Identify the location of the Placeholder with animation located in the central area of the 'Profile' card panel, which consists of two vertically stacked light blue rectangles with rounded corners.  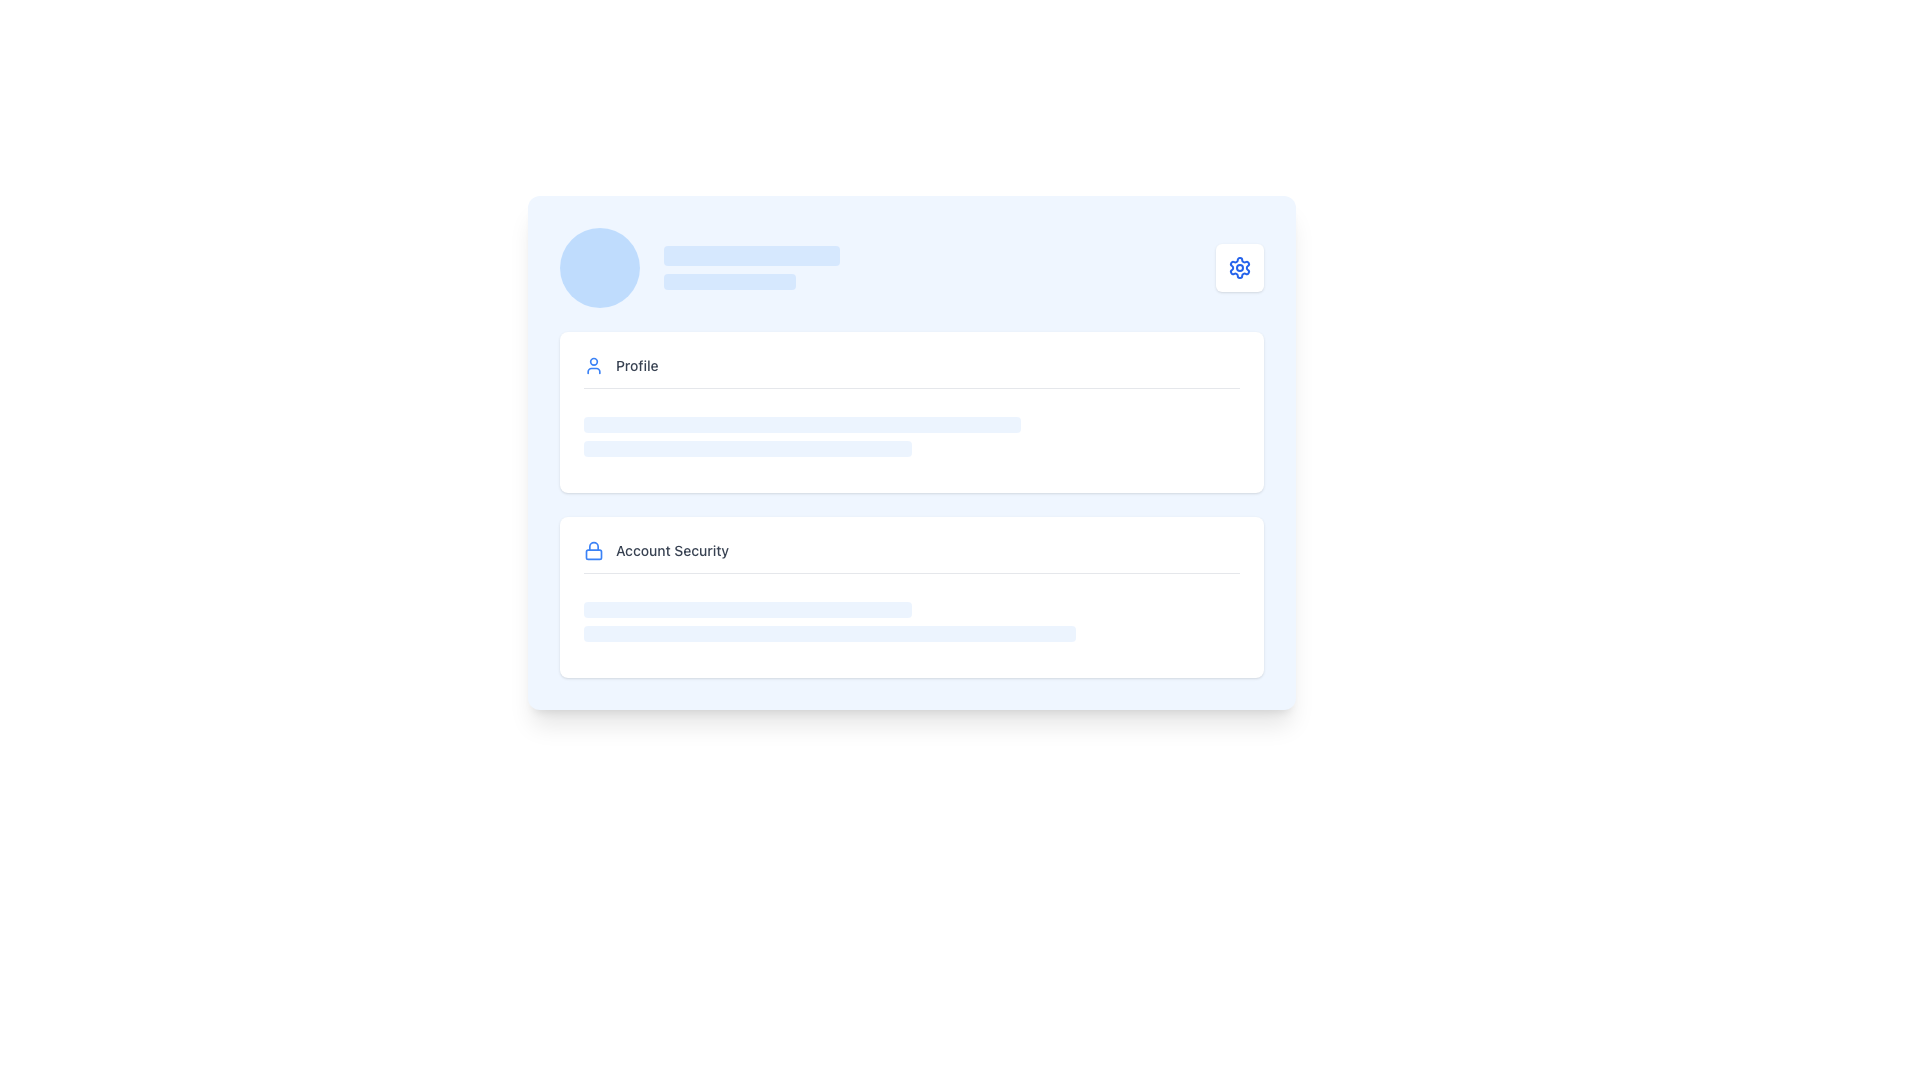
(911, 435).